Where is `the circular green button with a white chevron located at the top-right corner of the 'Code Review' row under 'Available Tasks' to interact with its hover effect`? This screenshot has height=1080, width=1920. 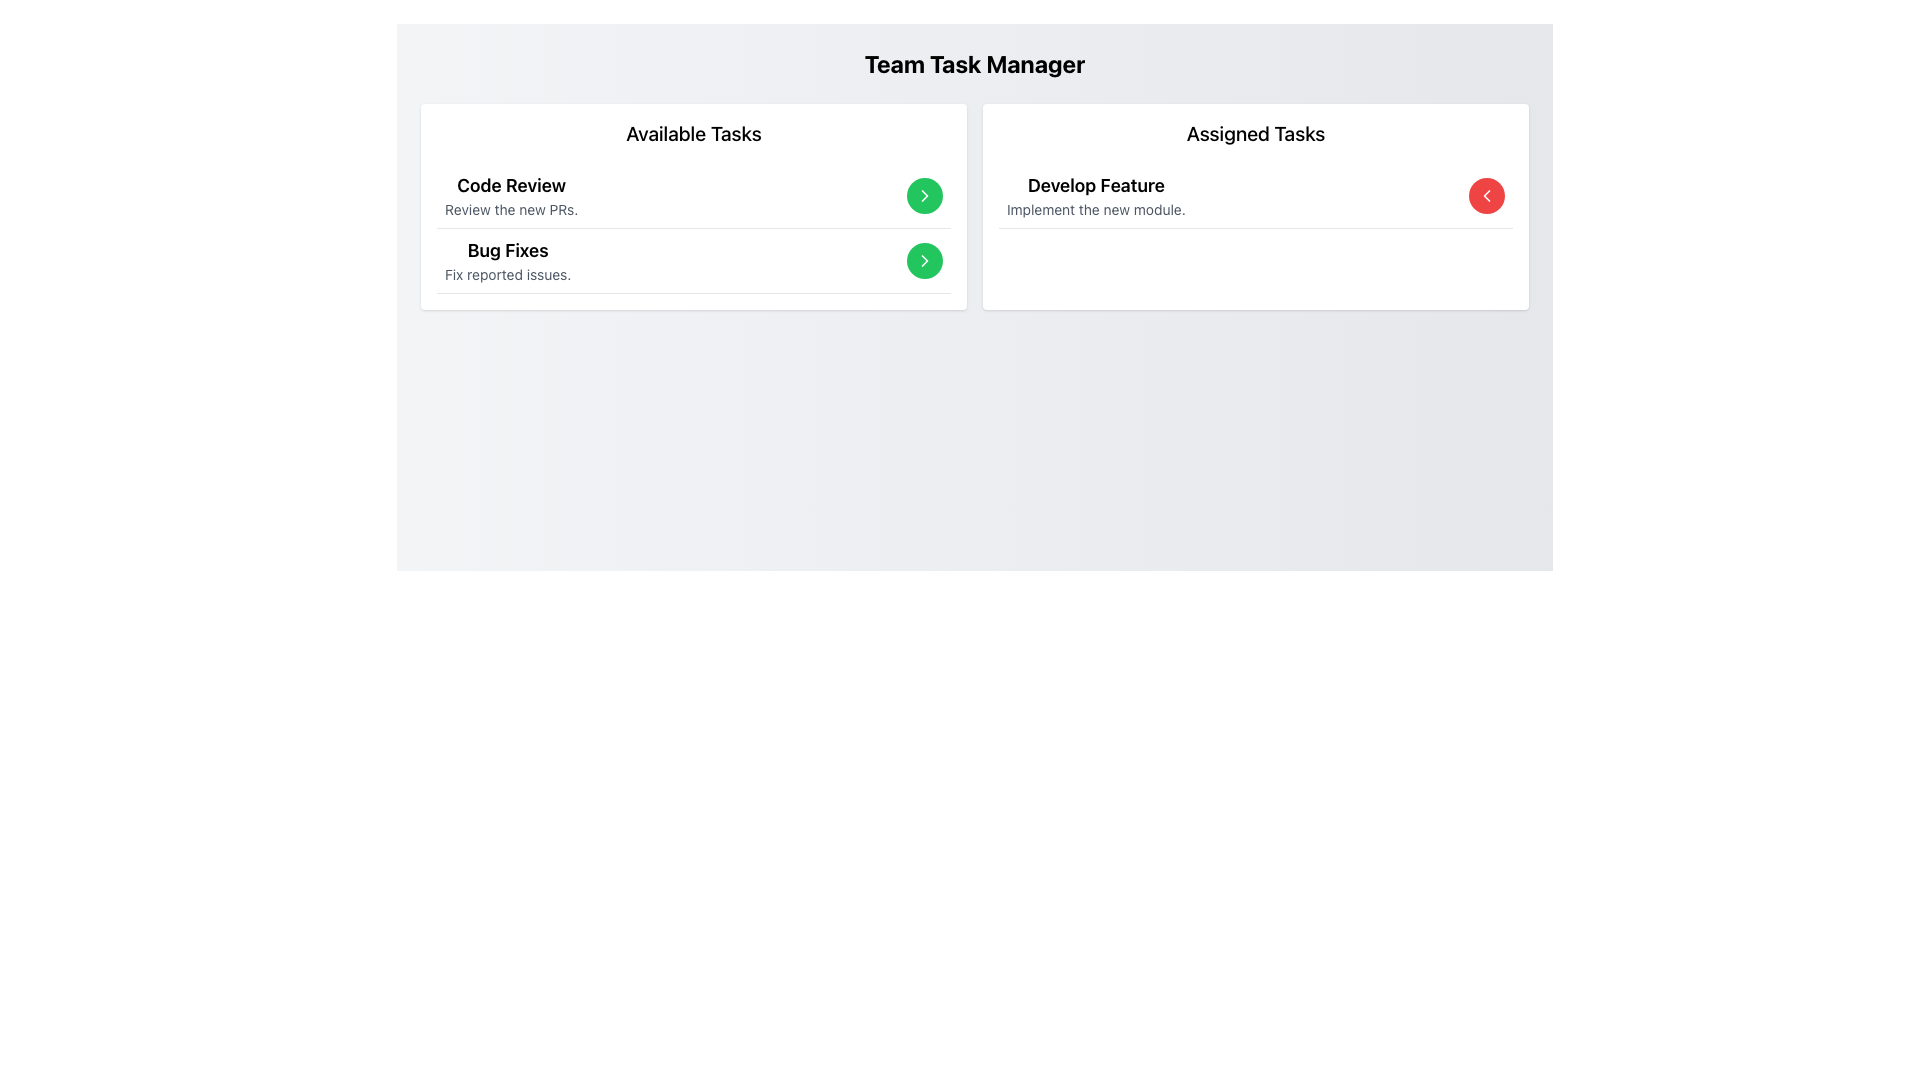
the circular green button with a white chevron located at the top-right corner of the 'Code Review' row under 'Available Tasks' to interact with its hover effect is located at coordinates (924, 196).